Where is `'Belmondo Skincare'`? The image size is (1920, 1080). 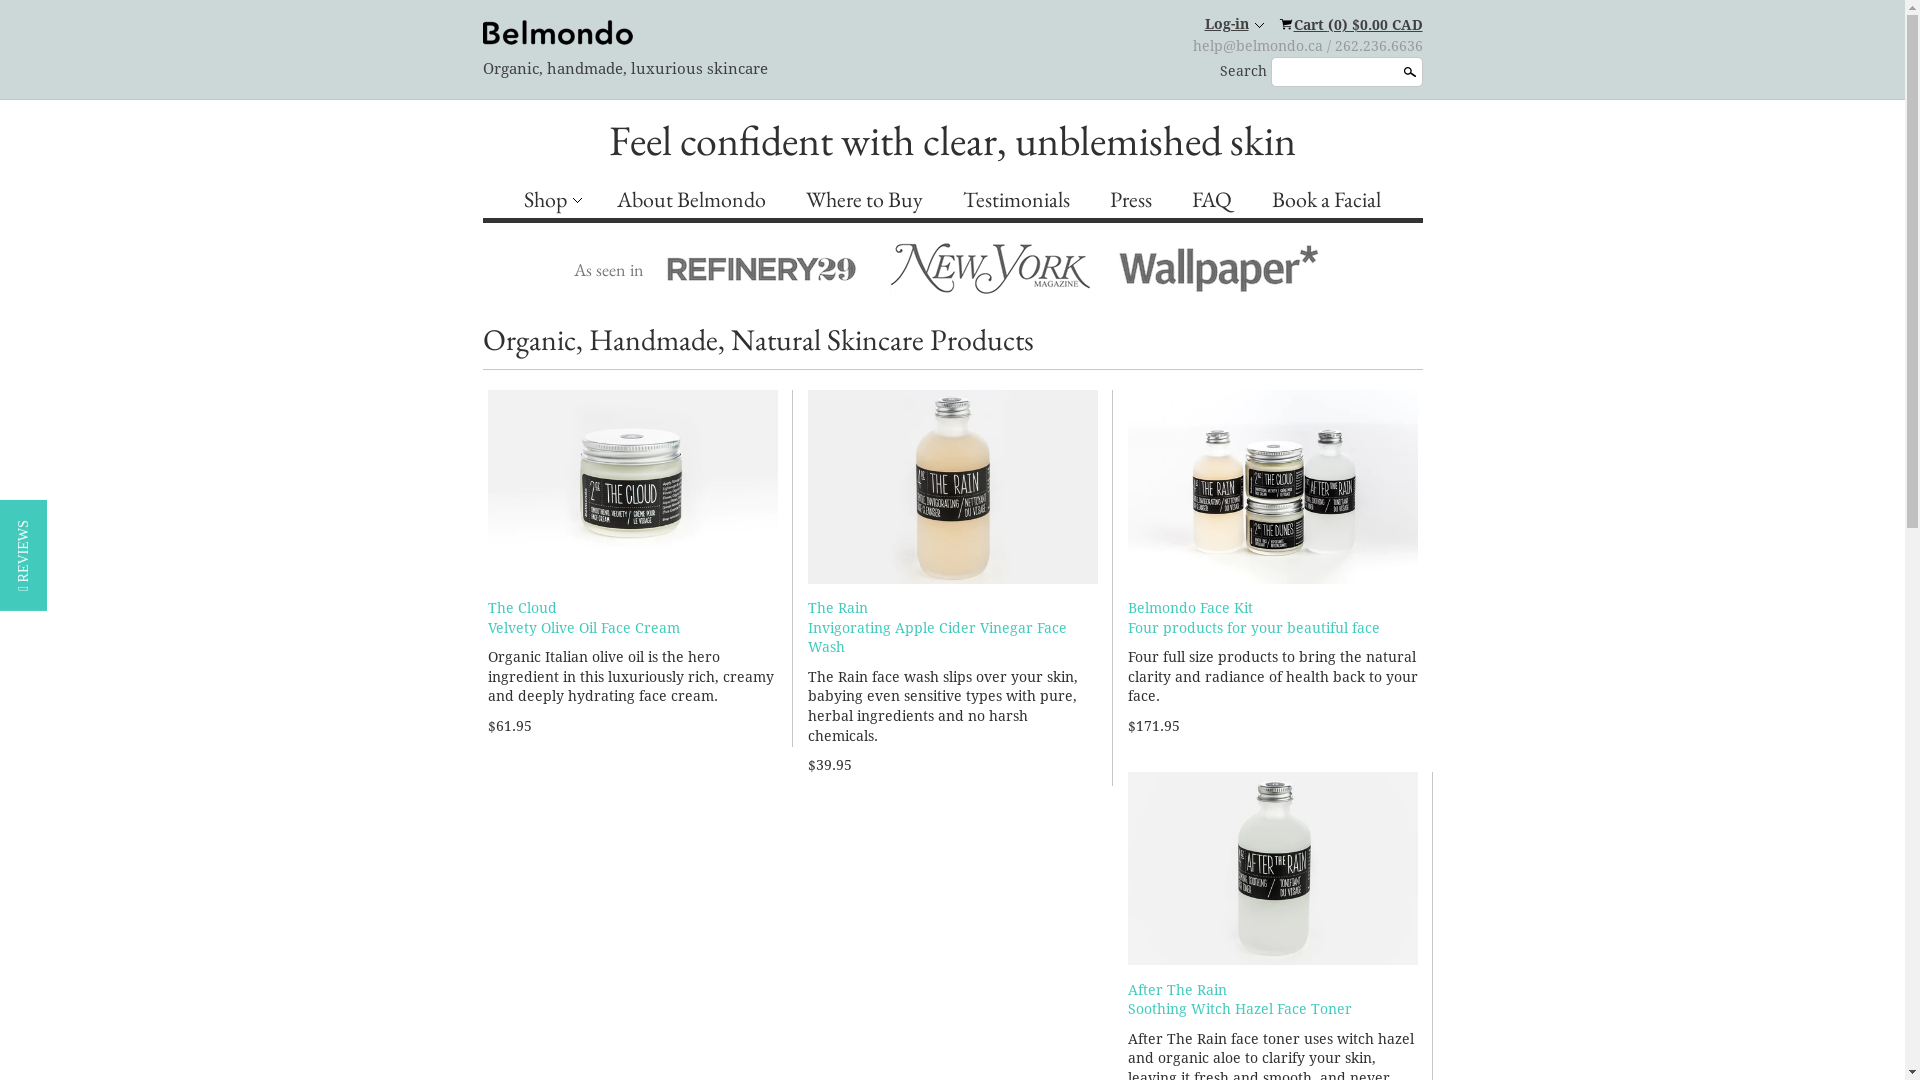 'Belmondo Skincare' is located at coordinates (481, 32).